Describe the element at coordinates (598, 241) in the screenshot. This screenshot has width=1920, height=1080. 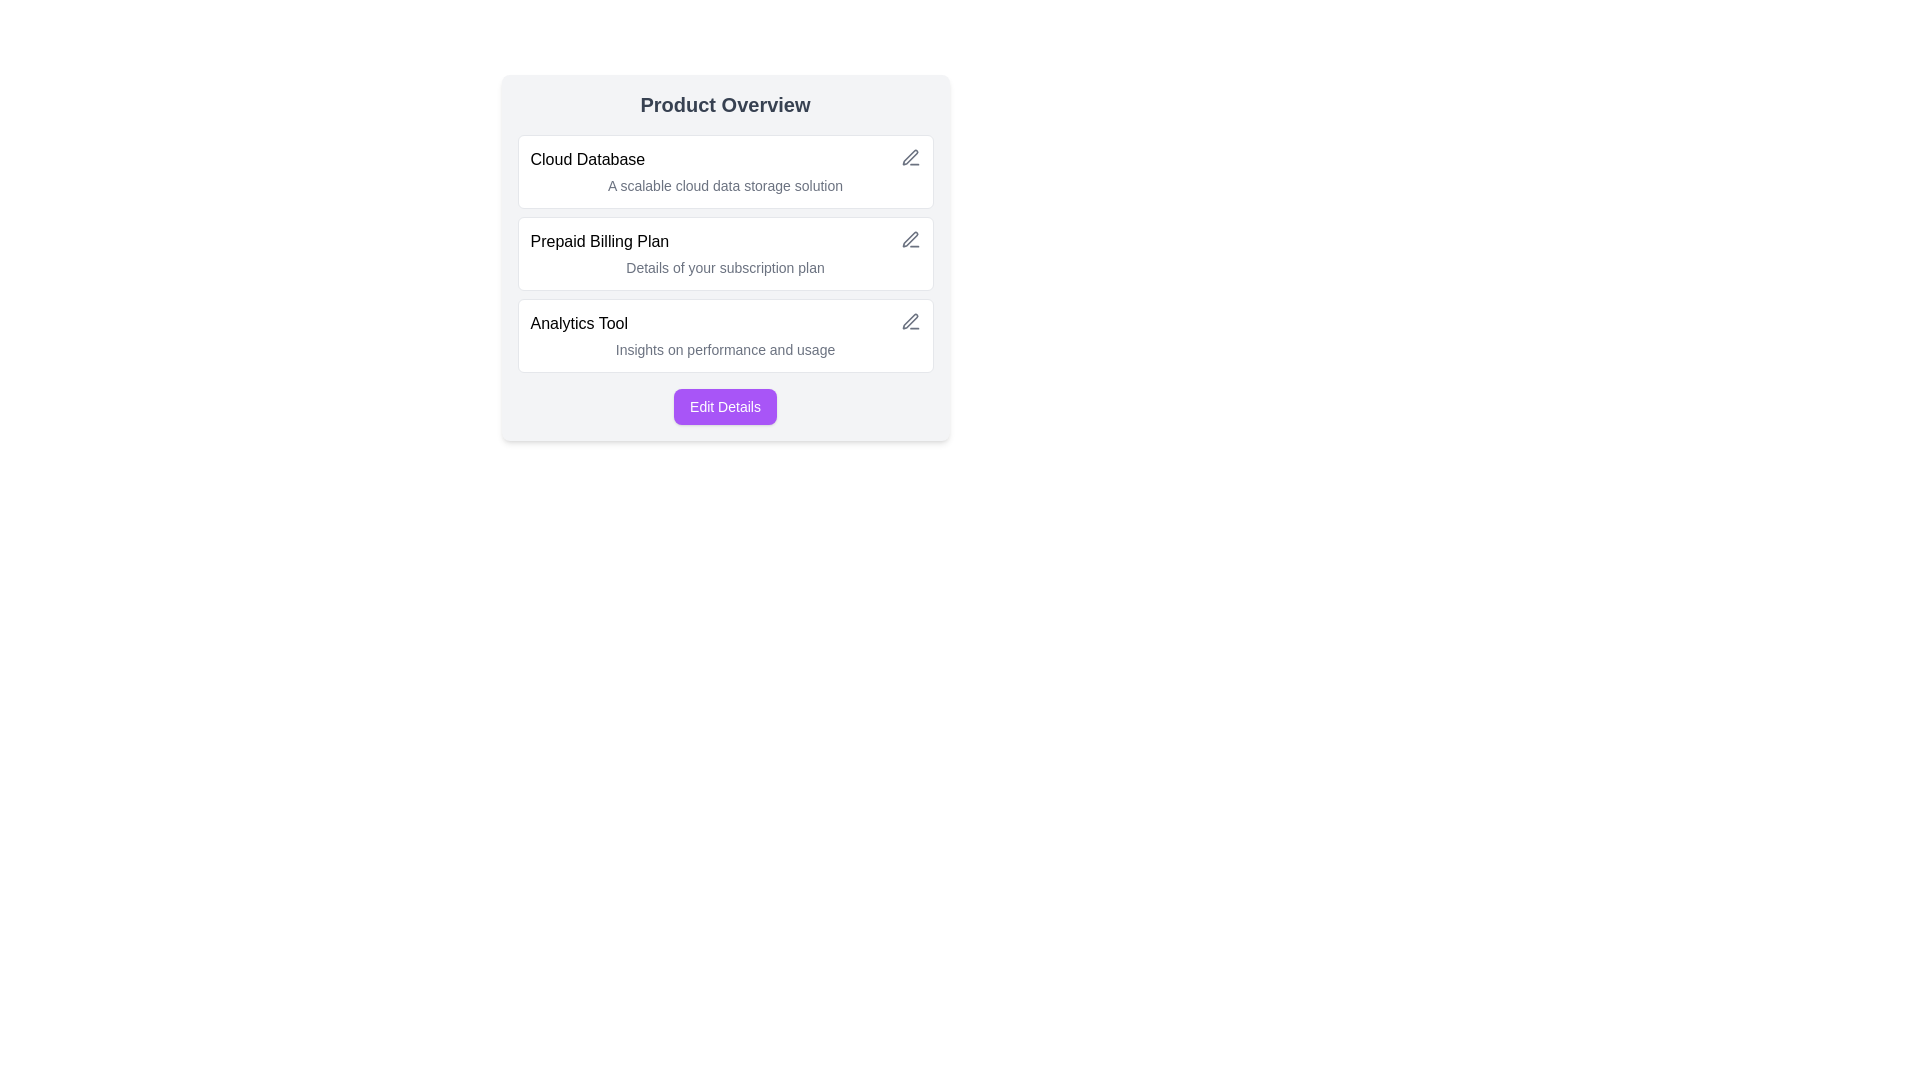
I see `the text label reading 'Prepaid Billing Plan' which is centrally located in the second row under the section 'Product Overview'` at that location.